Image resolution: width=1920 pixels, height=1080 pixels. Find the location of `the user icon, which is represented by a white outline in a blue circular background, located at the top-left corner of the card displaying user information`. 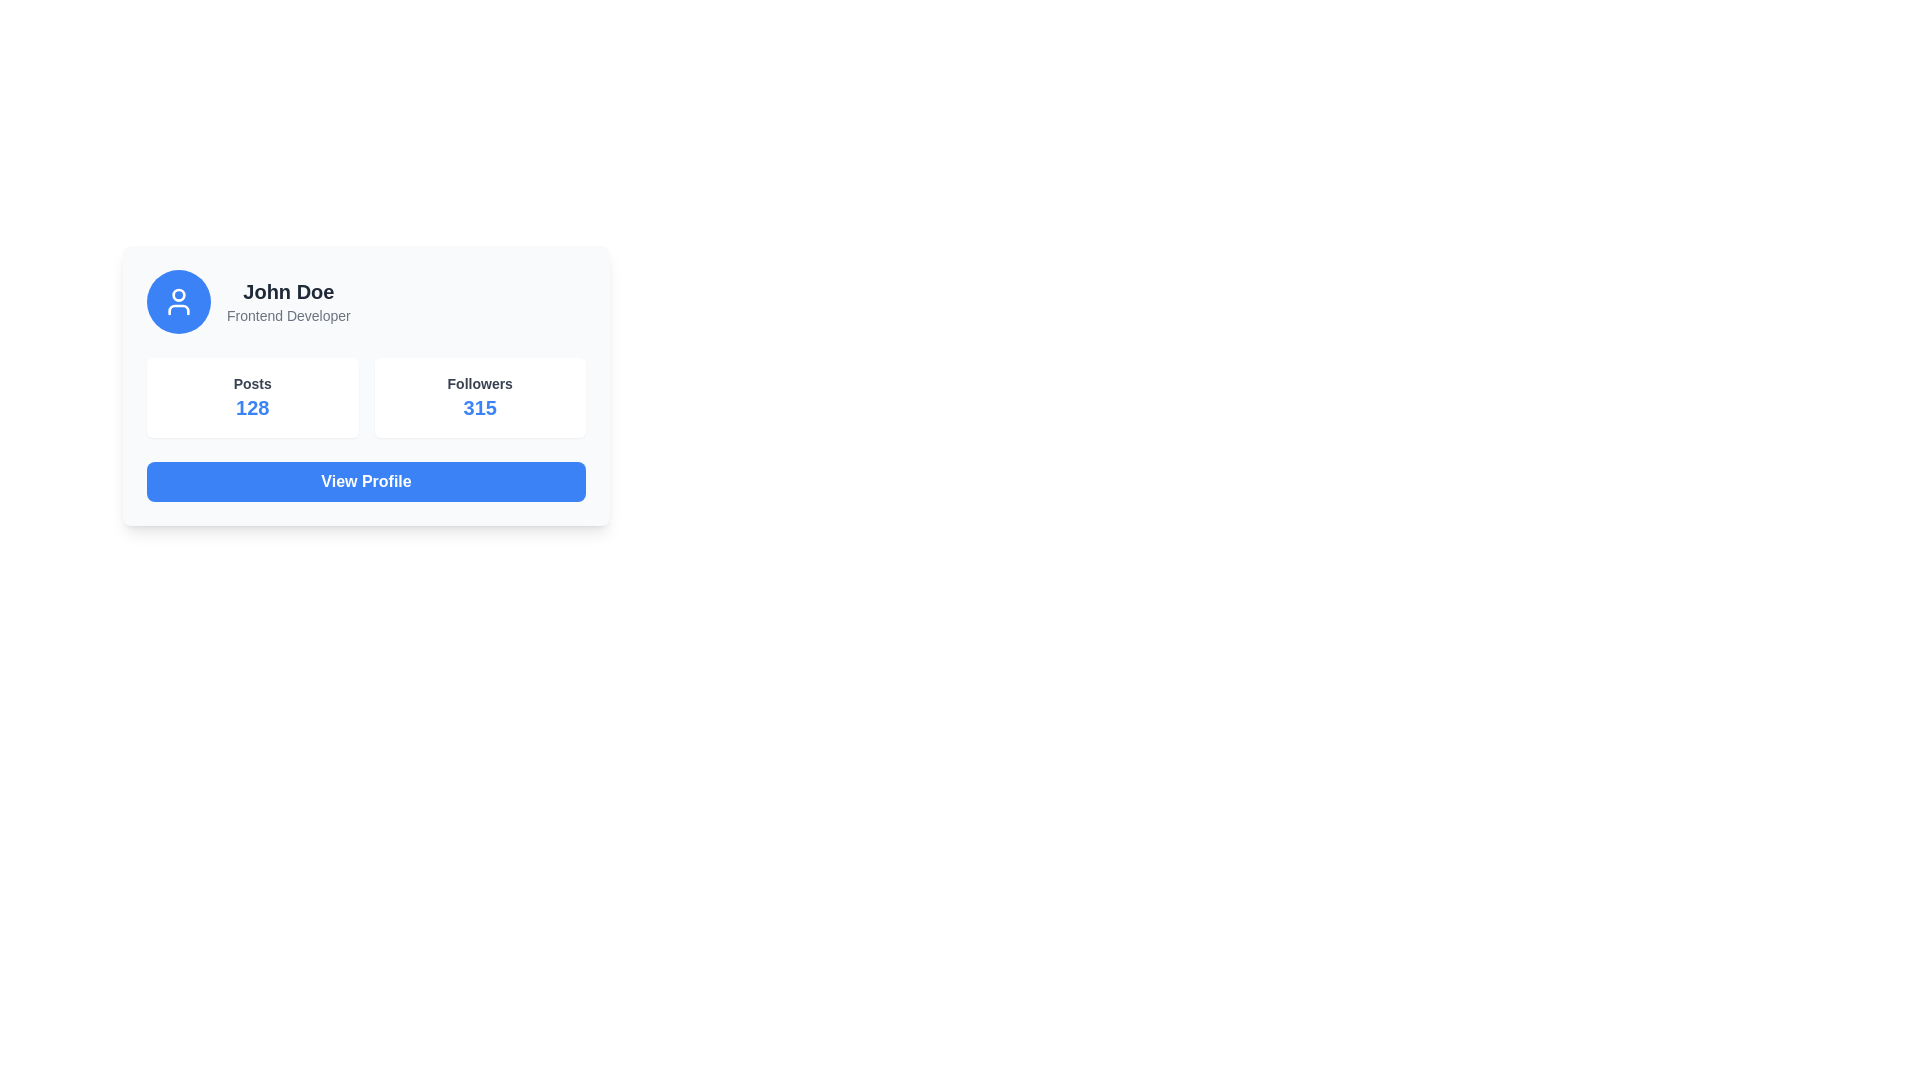

the user icon, which is represented by a white outline in a blue circular background, located at the top-left corner of the card displaying user information is located at coordinates (178, 301).